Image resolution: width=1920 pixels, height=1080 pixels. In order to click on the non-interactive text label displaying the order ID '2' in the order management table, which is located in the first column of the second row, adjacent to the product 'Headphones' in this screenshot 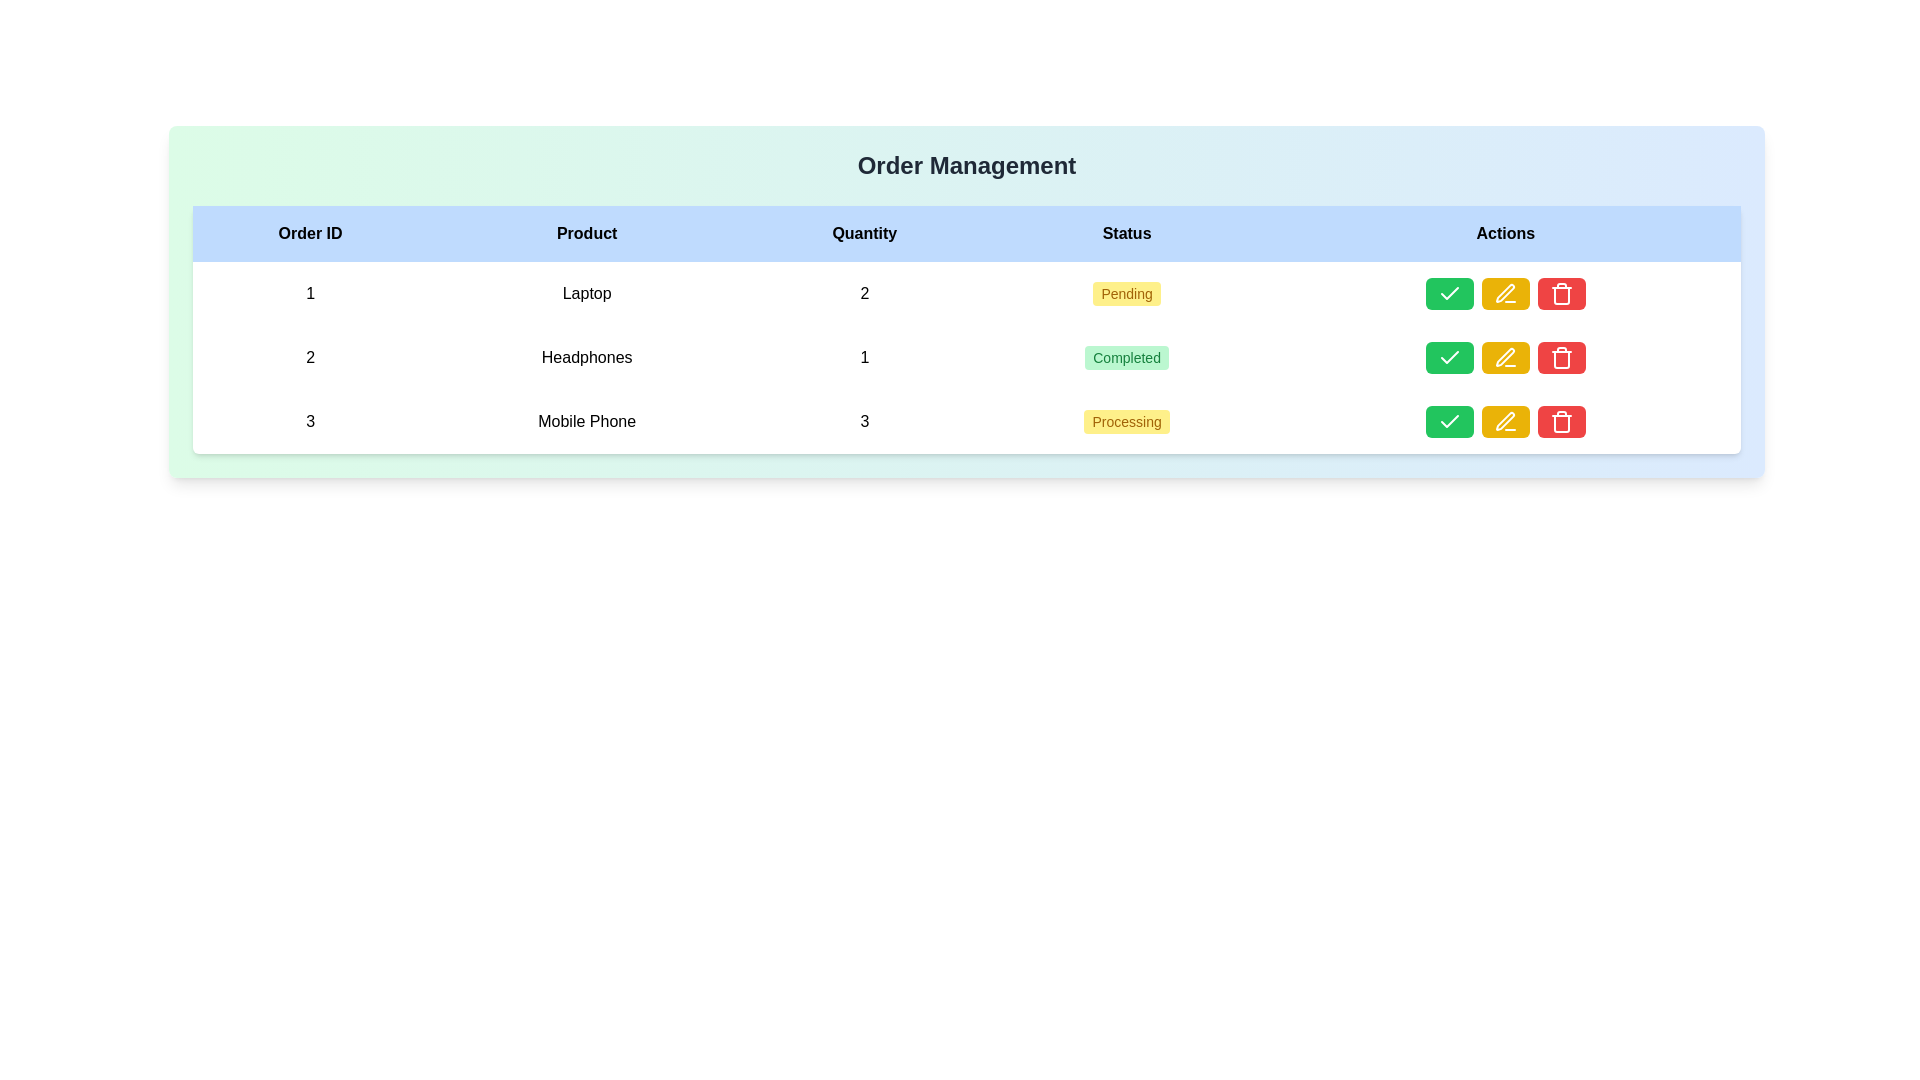, I will do `click(309, 357)`.